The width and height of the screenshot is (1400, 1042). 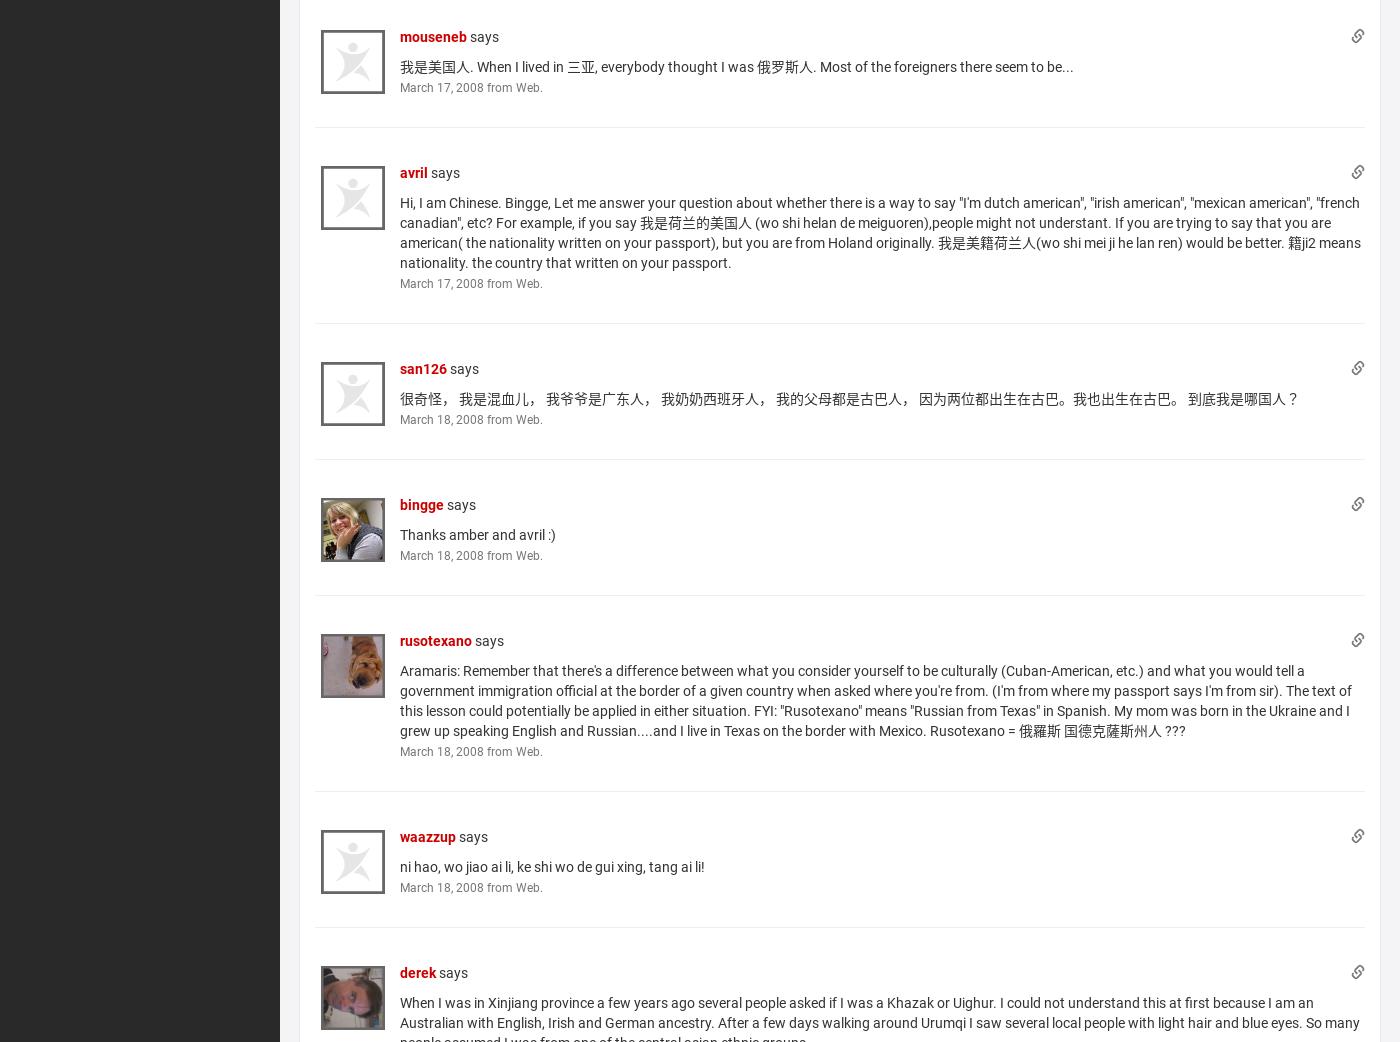 I want to click on 'Aramaris: Remember that there's a difference between what you consider yourself to be culturally (Cuban-American, etc.) and what you would tell a government immigration official at the border of a given country when asked where you're from. (I'm from where my passport says I'm from sir). The text of this lesson could potentially be applied in either situation.

FYI: "Rusotexano" means "Russian from Texas" in Spanish. My mom was born in the Ukraine and I grew up speaking English and Russian....and I live in Texas on the border with Mexico.

Rusotexano = 俄羅斯 国德克薩斯州人 ???', so click(x=398, y=699).